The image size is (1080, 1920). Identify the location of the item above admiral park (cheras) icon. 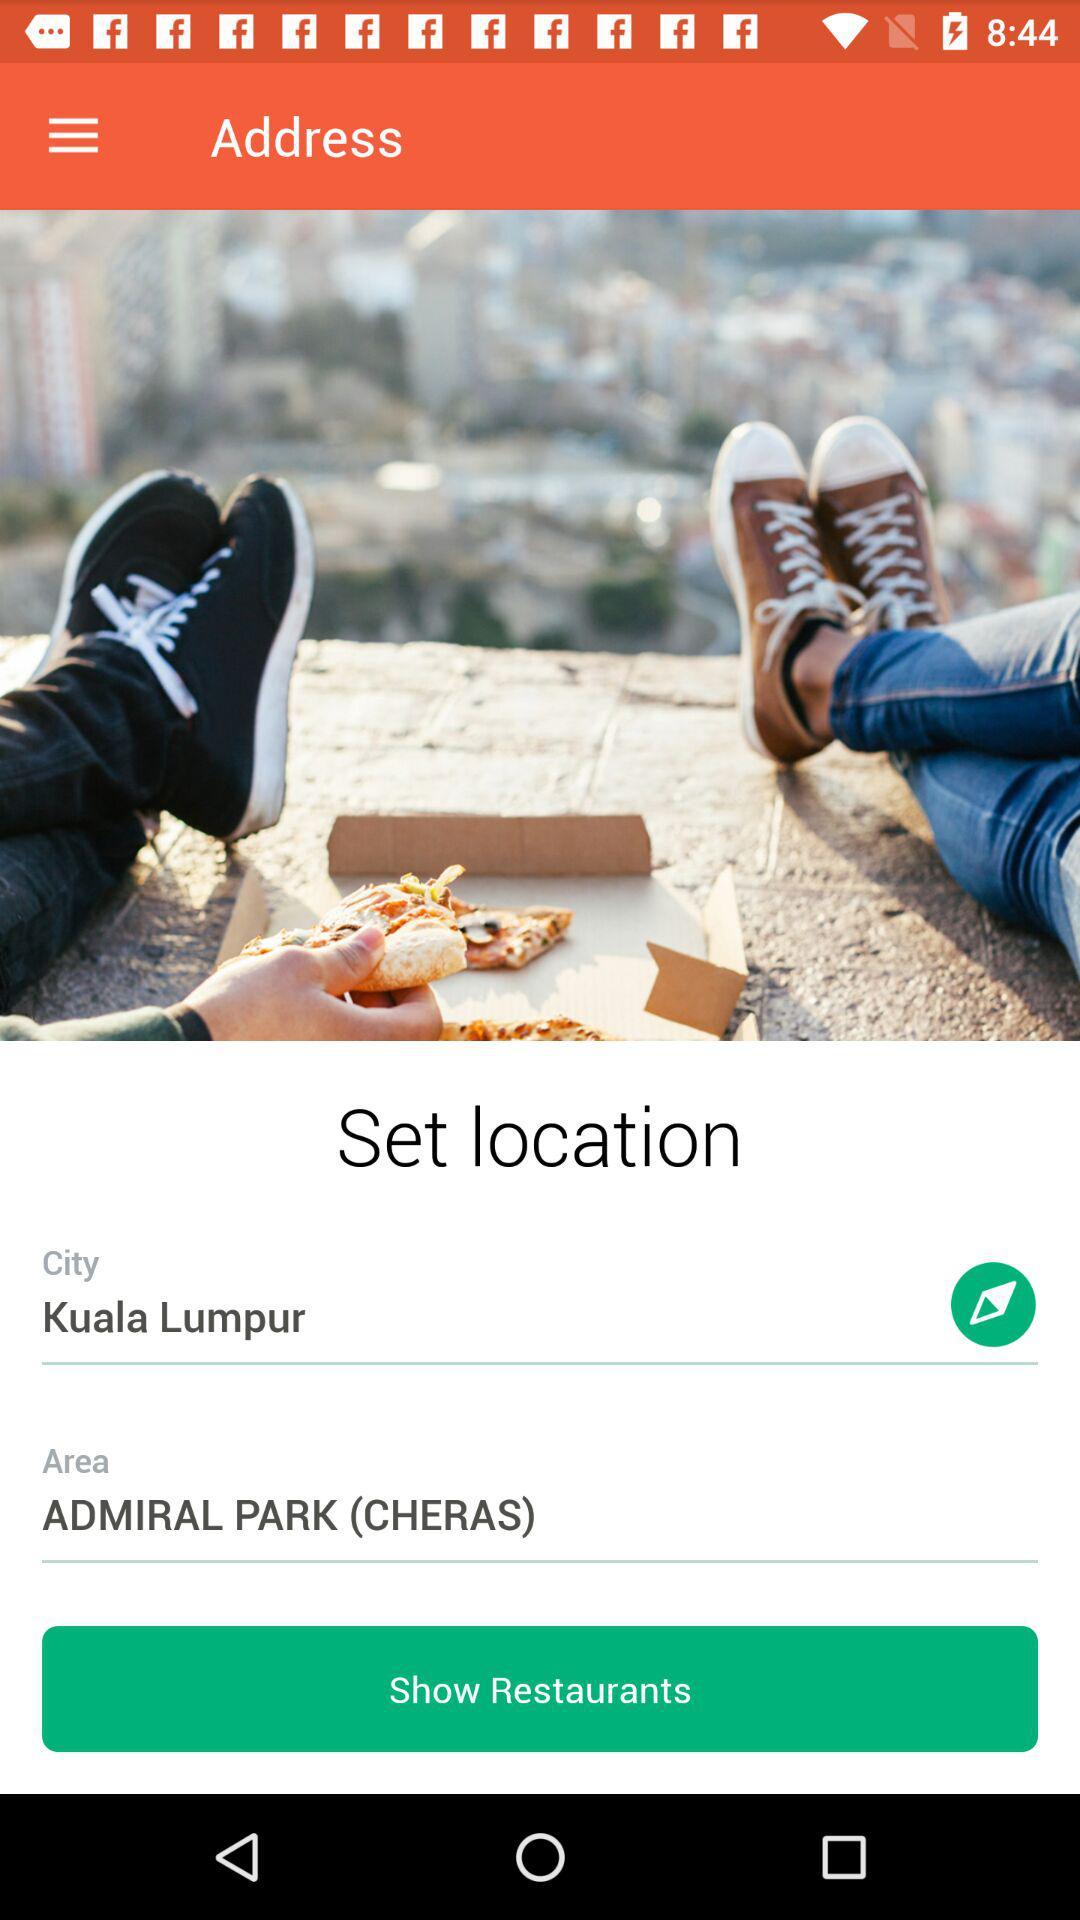
(540, 1275).